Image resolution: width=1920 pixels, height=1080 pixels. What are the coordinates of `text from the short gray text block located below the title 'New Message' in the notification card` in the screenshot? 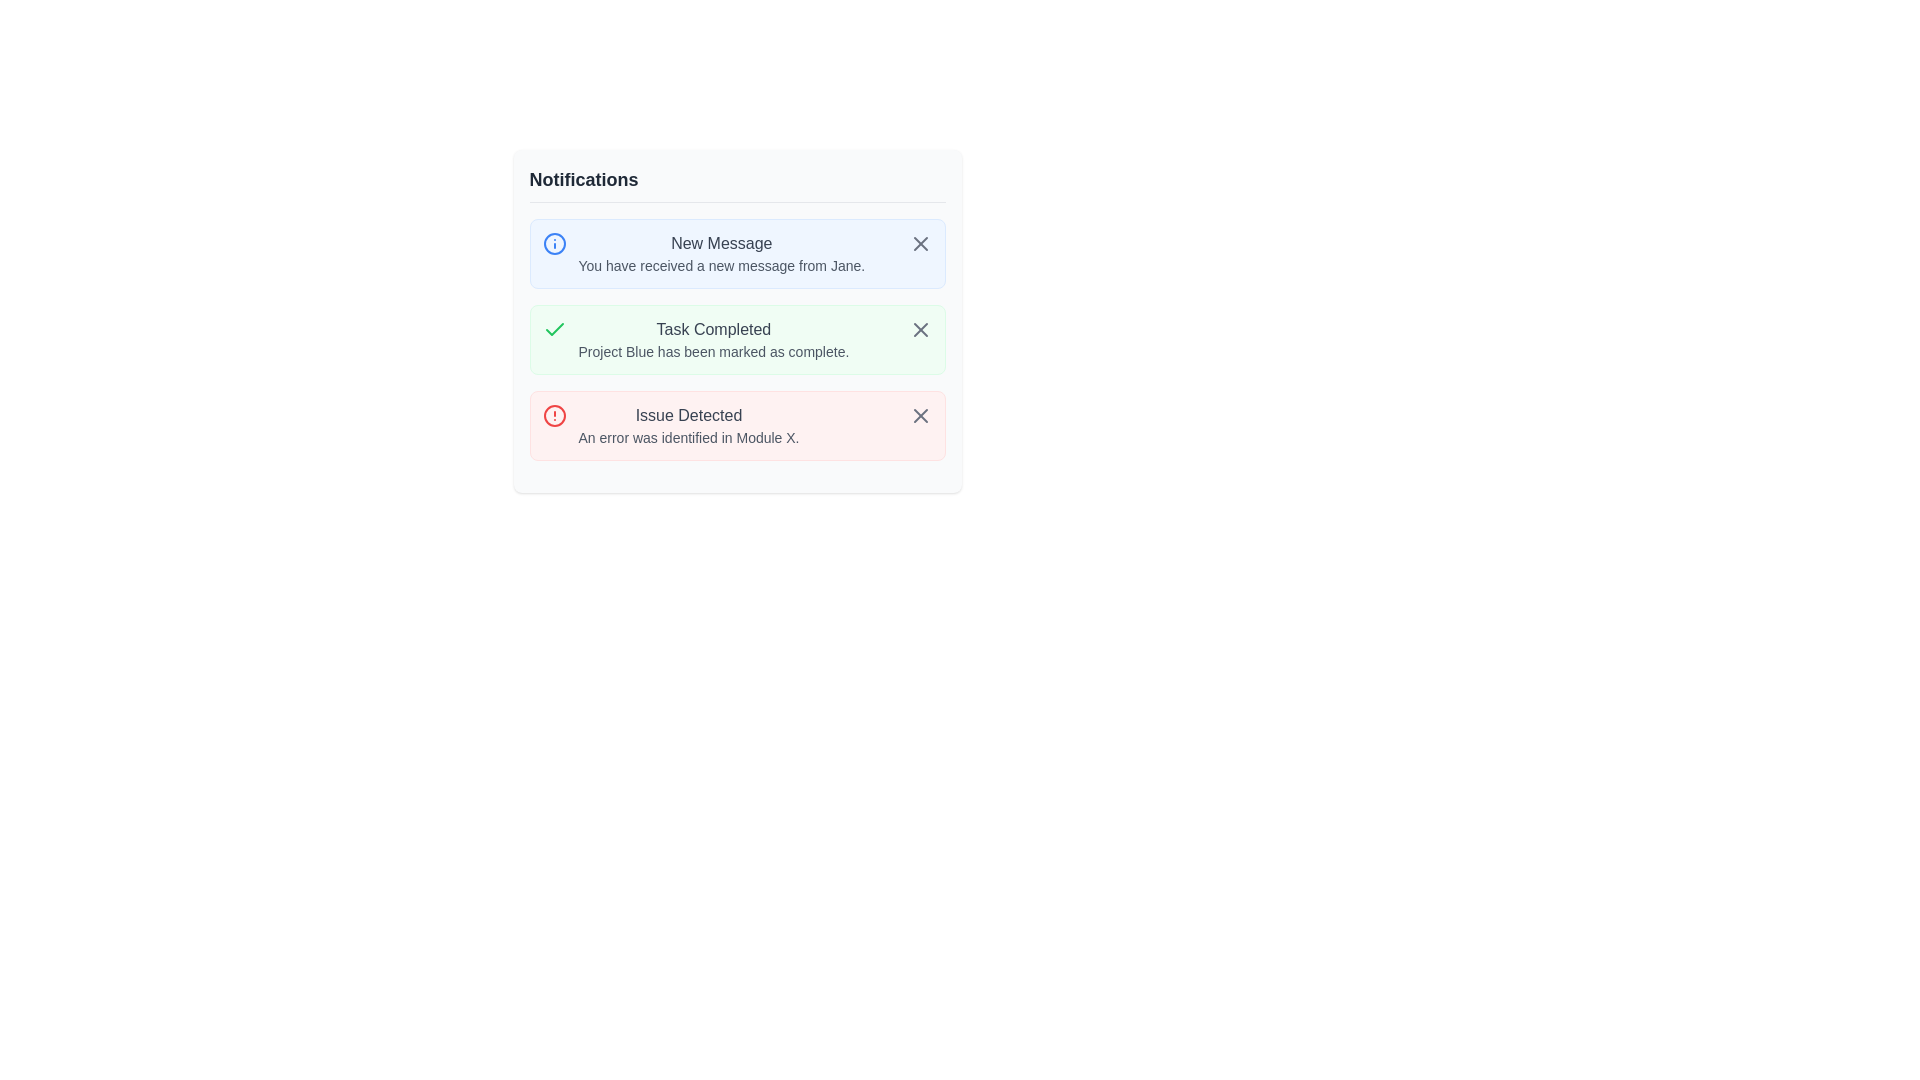 It's located at (720, 265).